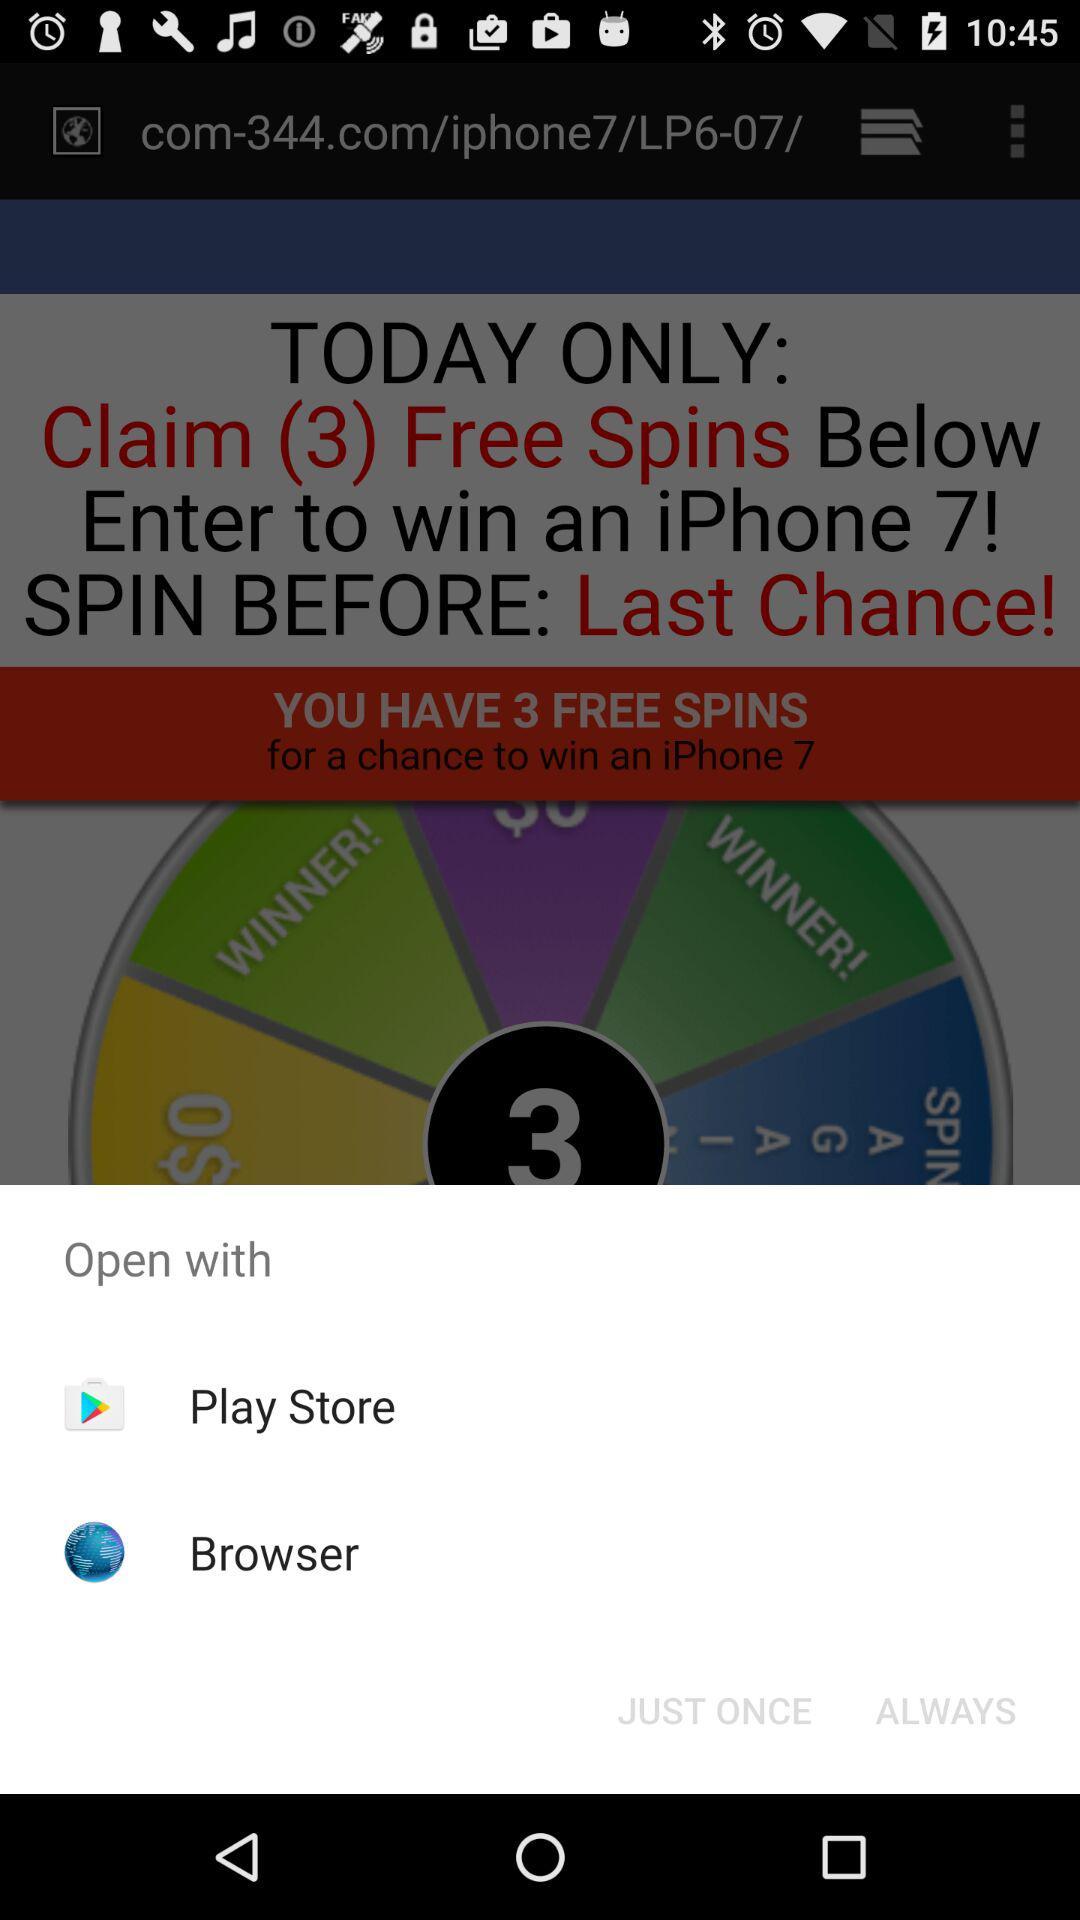  What do you see at coordinates (713, 1708) in the screenshot?
I see `the button at the bottom` at bounding box center [713, 1708].